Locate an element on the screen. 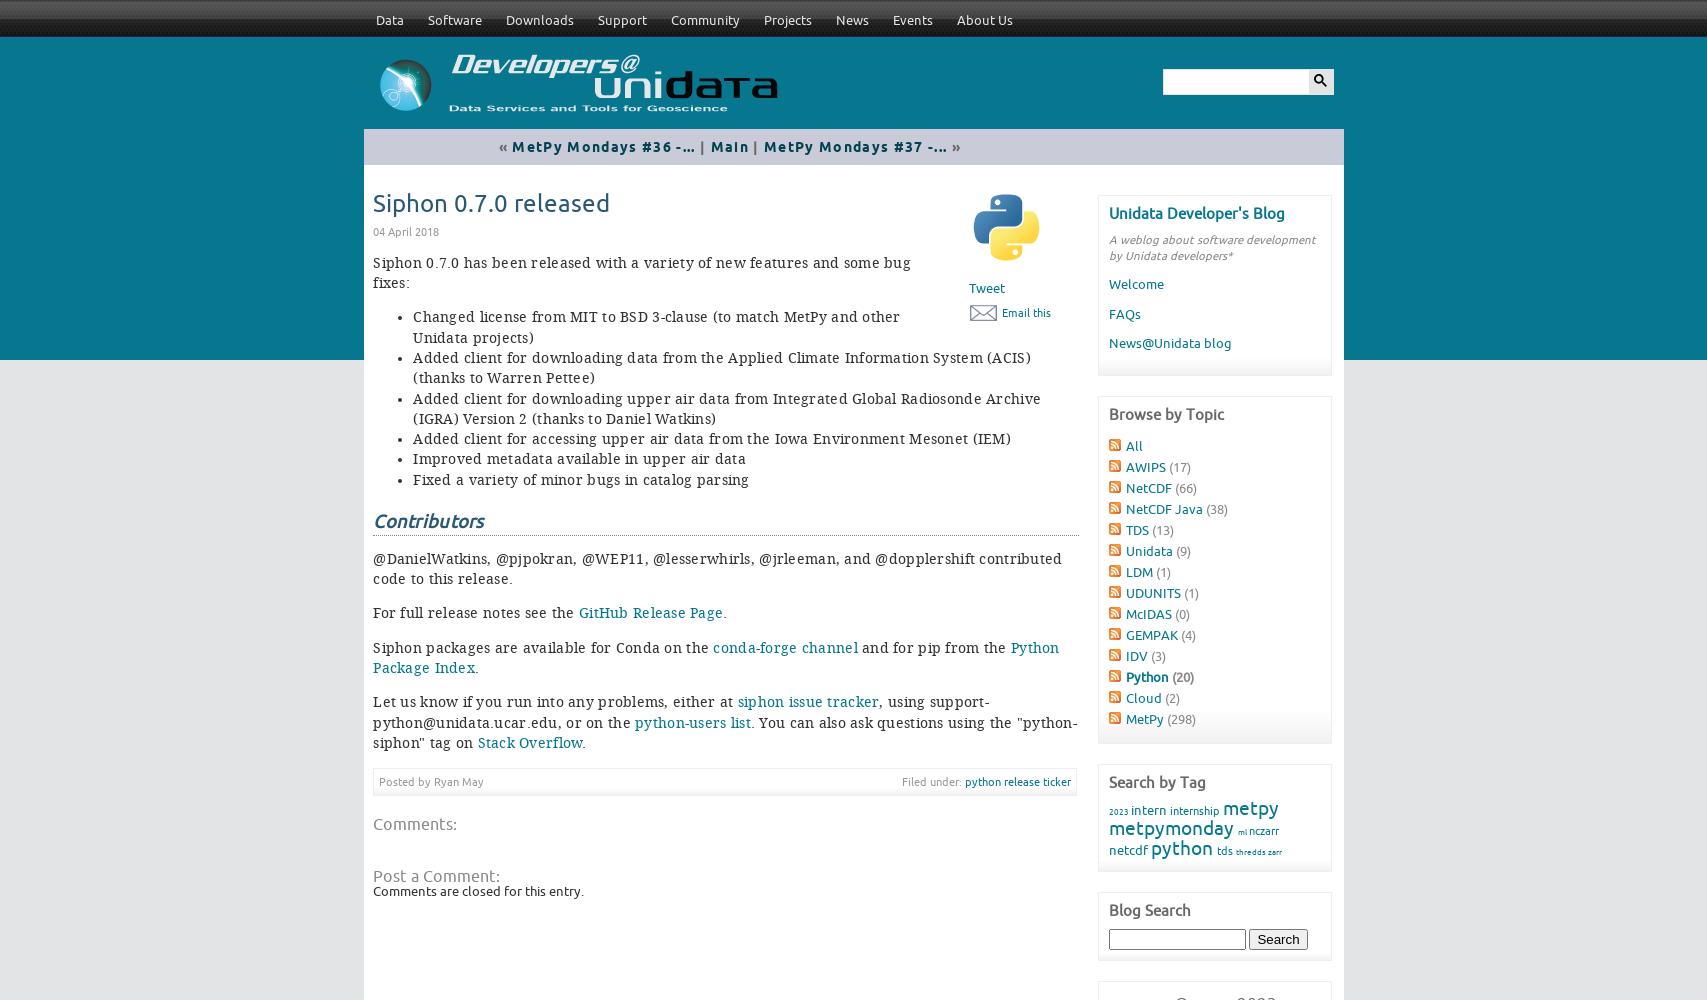  'tds' is located at coordinates (1215, 849).